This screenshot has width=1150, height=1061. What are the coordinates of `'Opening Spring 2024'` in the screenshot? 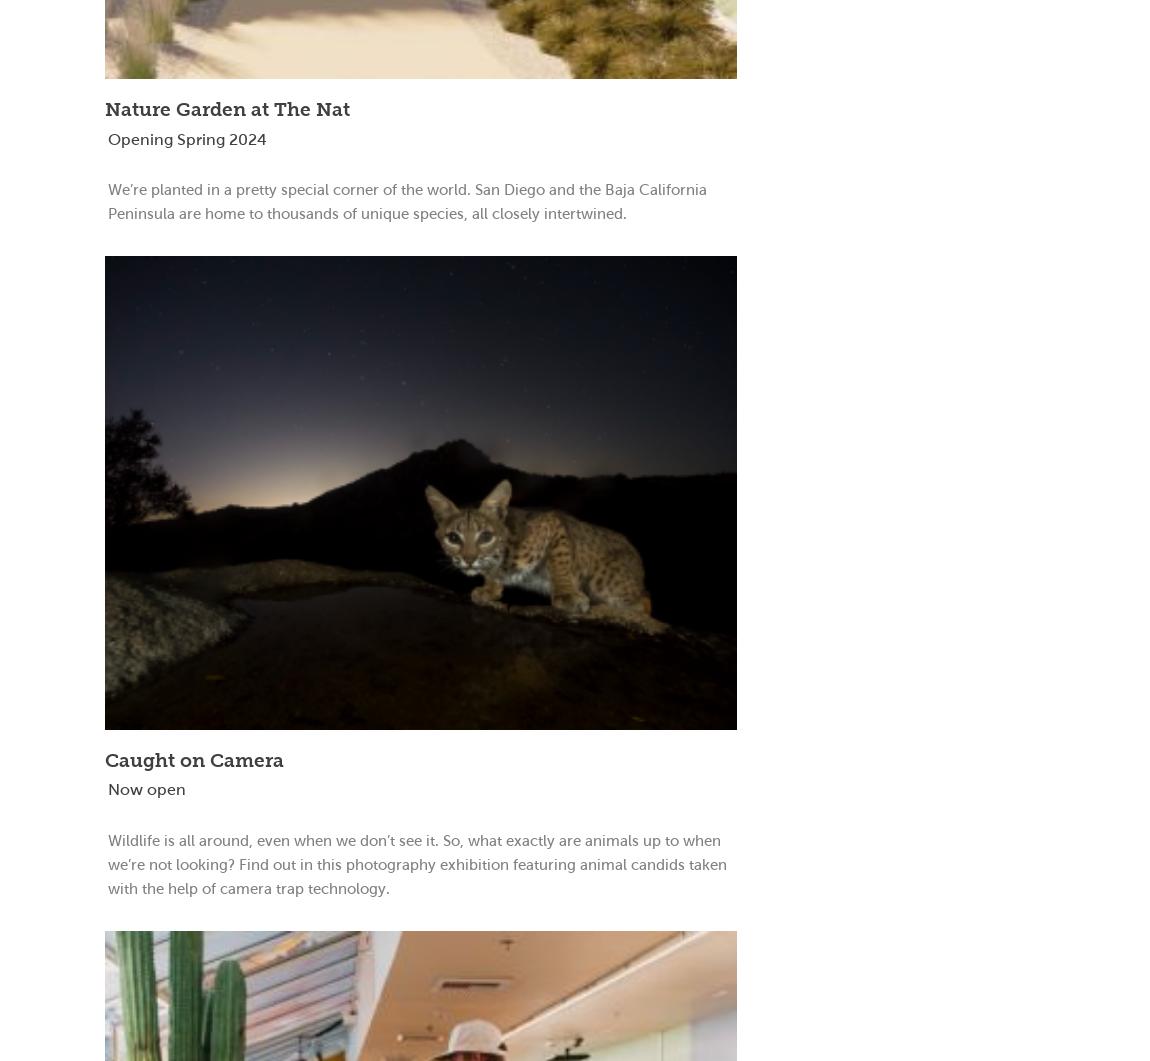 It's located at (106, 138).